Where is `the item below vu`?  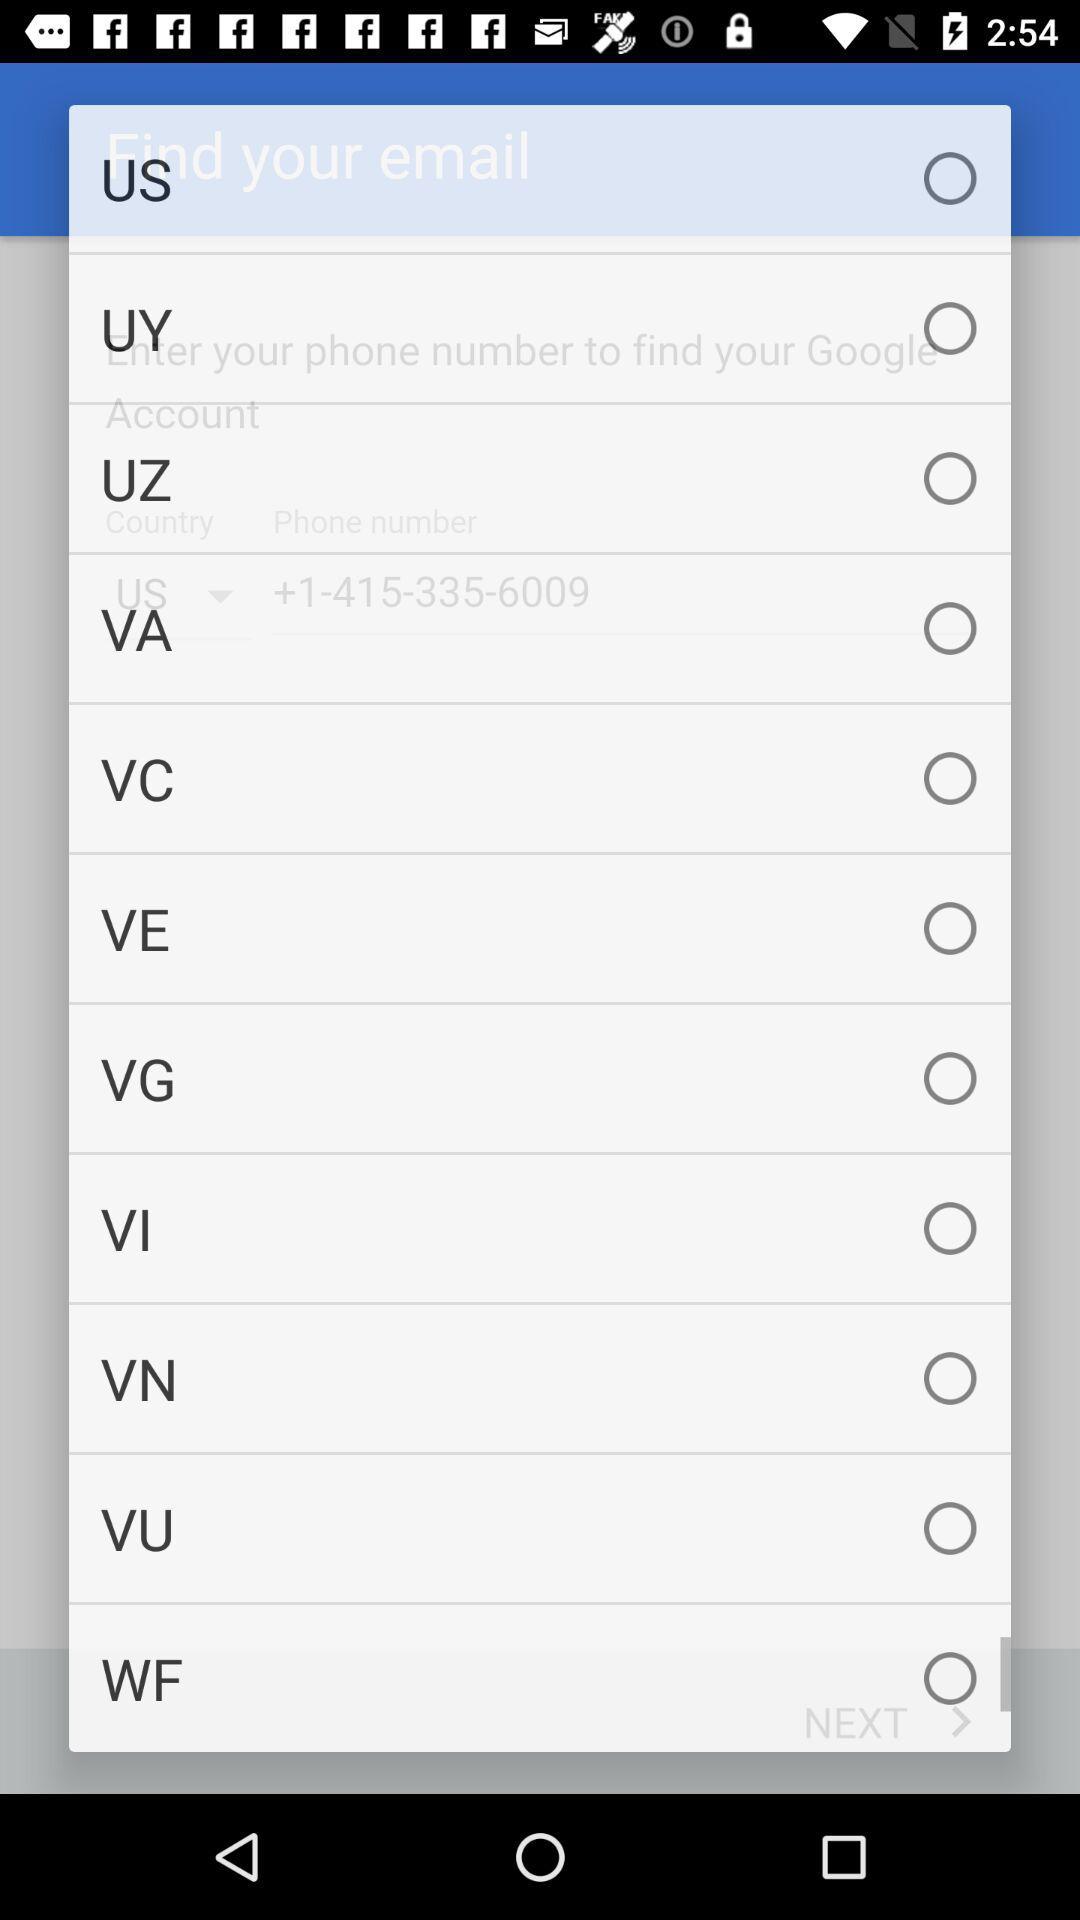 the item below vu is located at coordinates (540, 1678).